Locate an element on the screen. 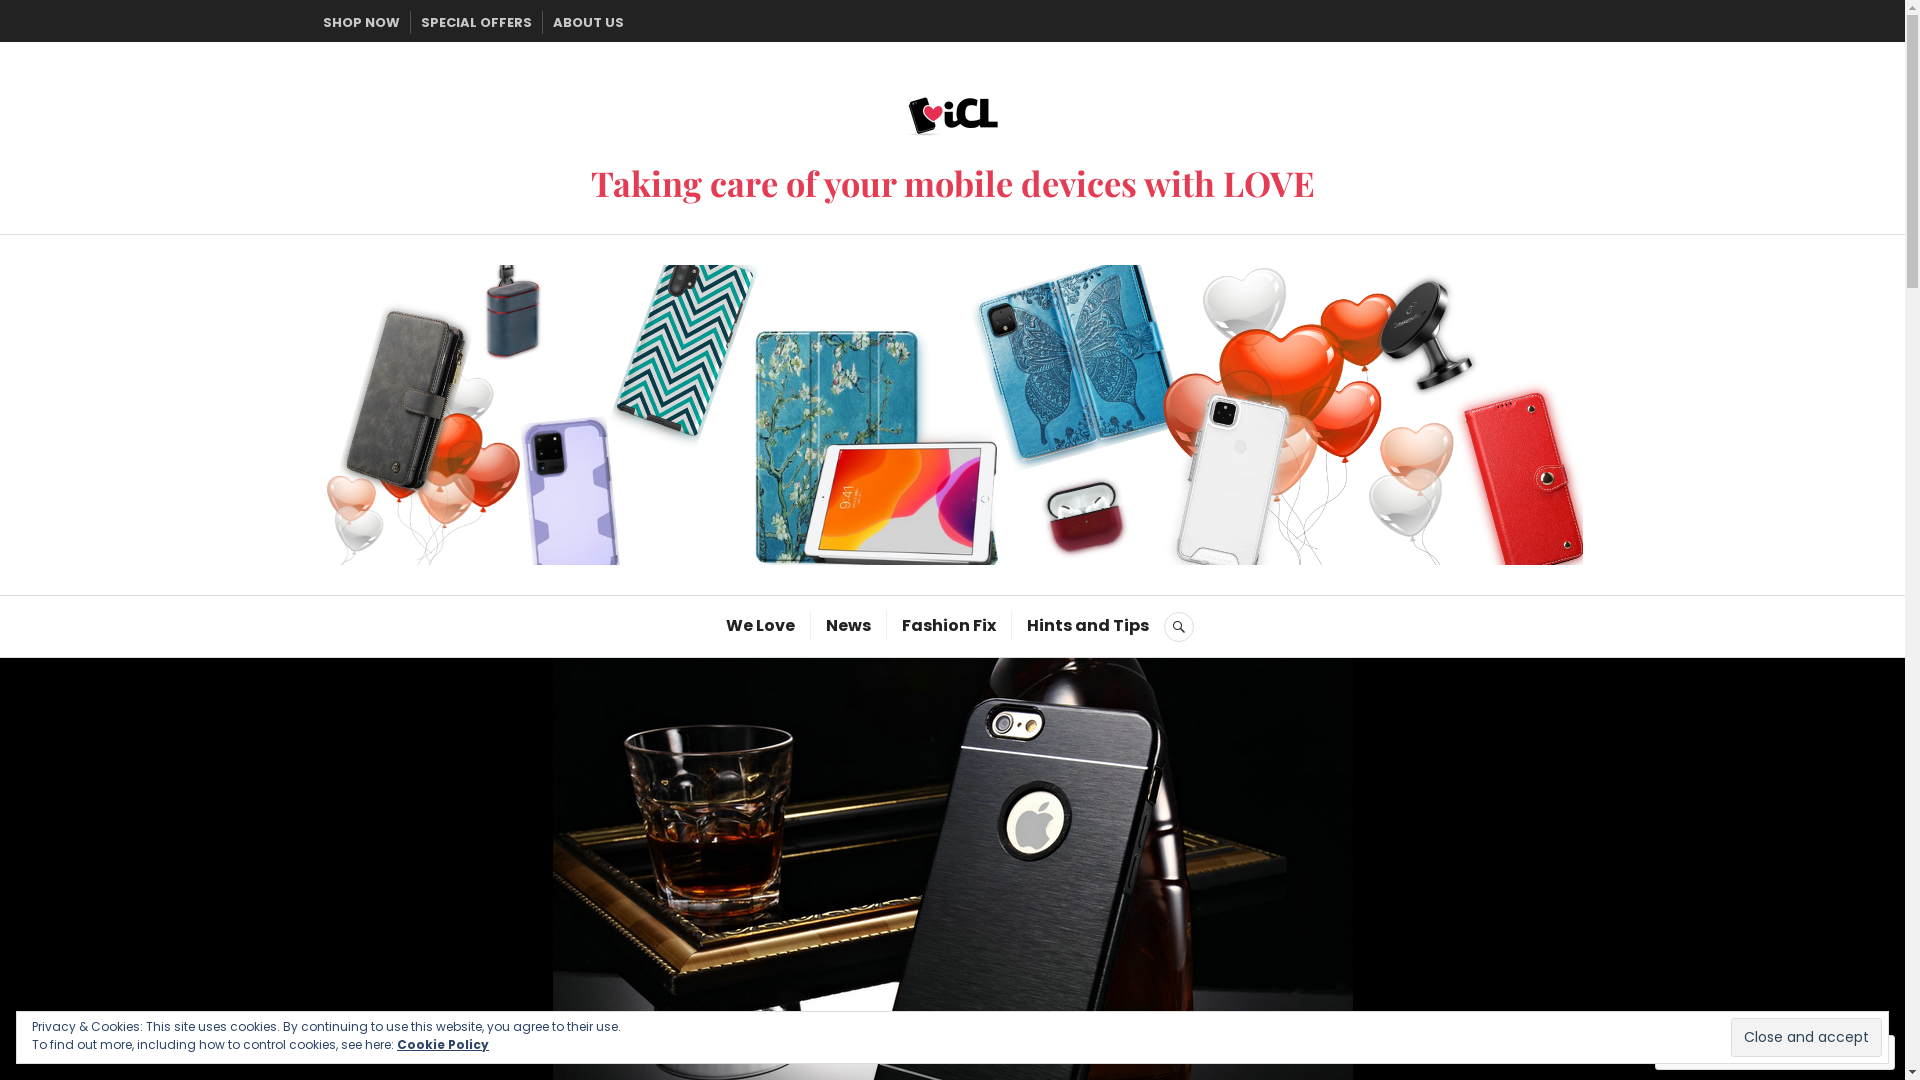  'Hints and Tips' is located at coordinates (1087, 624).